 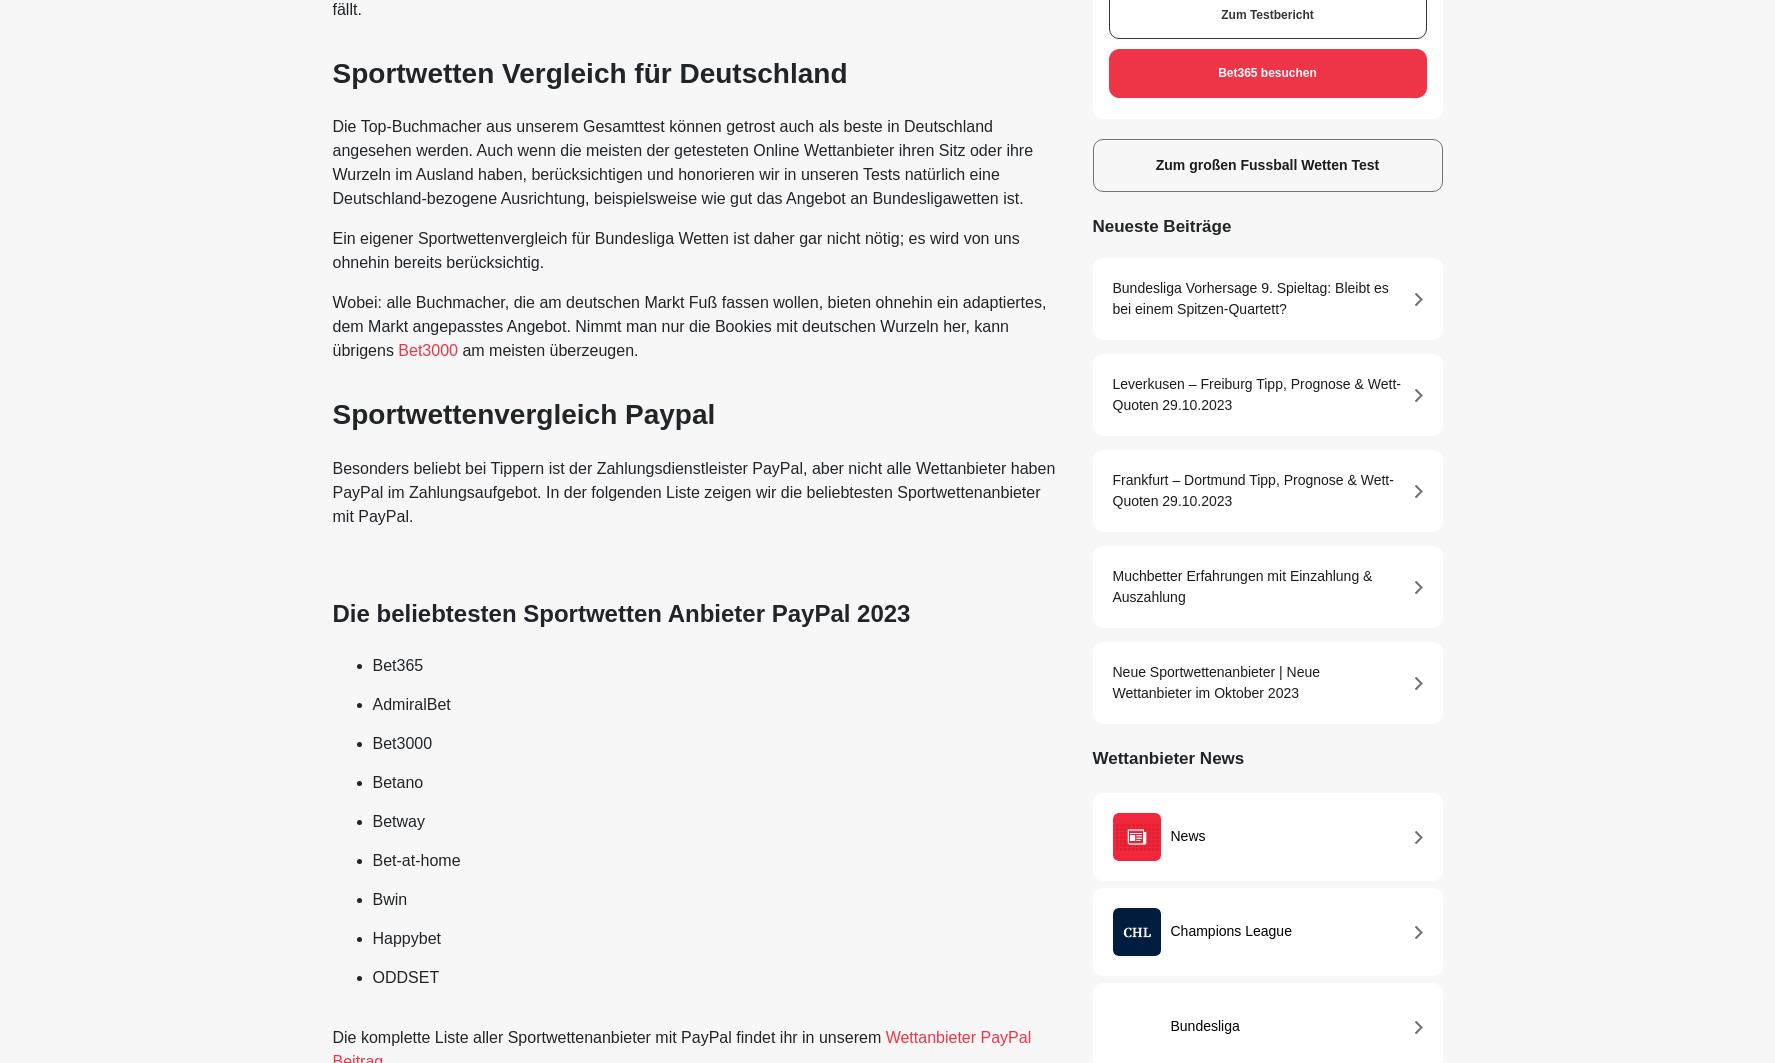 What do you see at coordinates (688, 326) in the screenshot?
I see `'Wobei: alle Buchmacher, die am deutschen Markt Fuß fassen wollen, bieten ohnehin ein adaptiertes, dem Markt angepasstes Angebot. Nimmt man nur die Bookies mit deutschen Wurzeln her, kann übrigens'` at bounding box center [688, 326].